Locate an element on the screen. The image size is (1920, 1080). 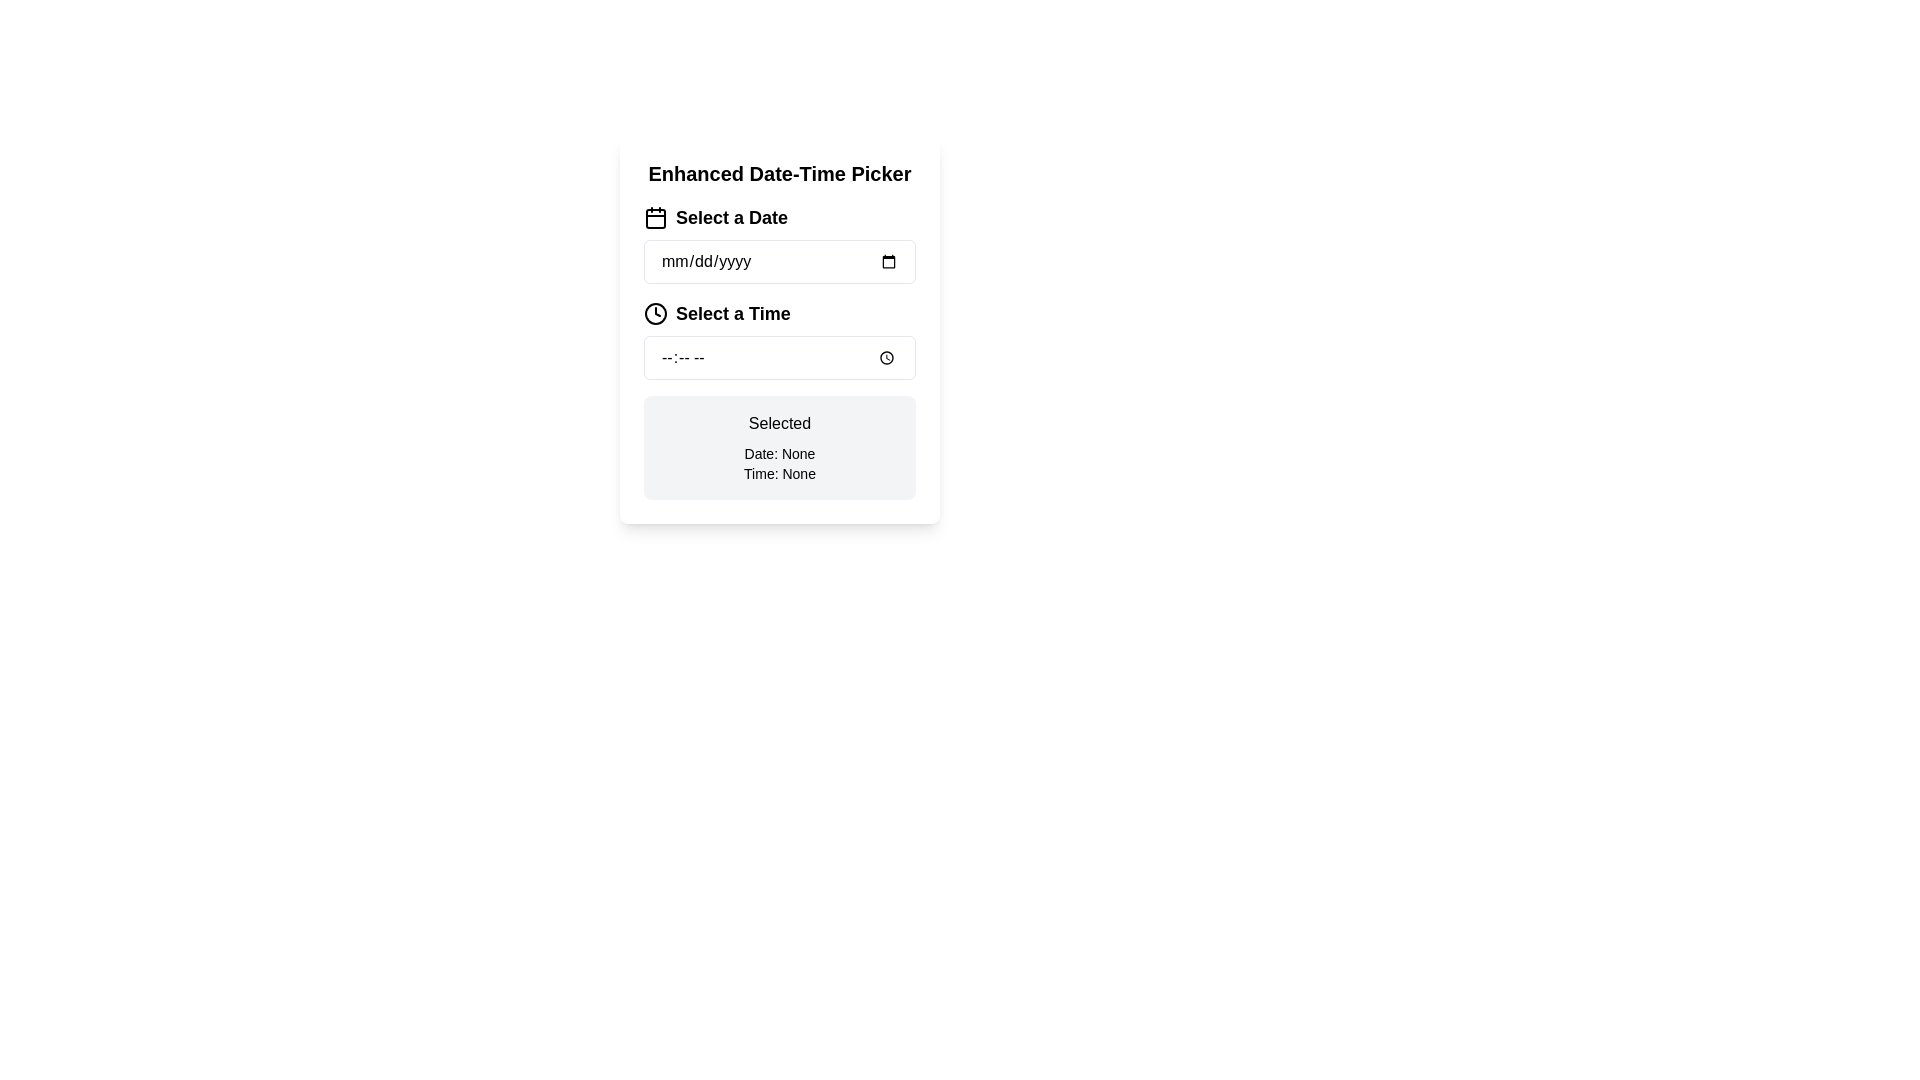
the time picker input field located within the 'Enhanced Date-Time Picker' card interface is located at coordinates (778, 338).